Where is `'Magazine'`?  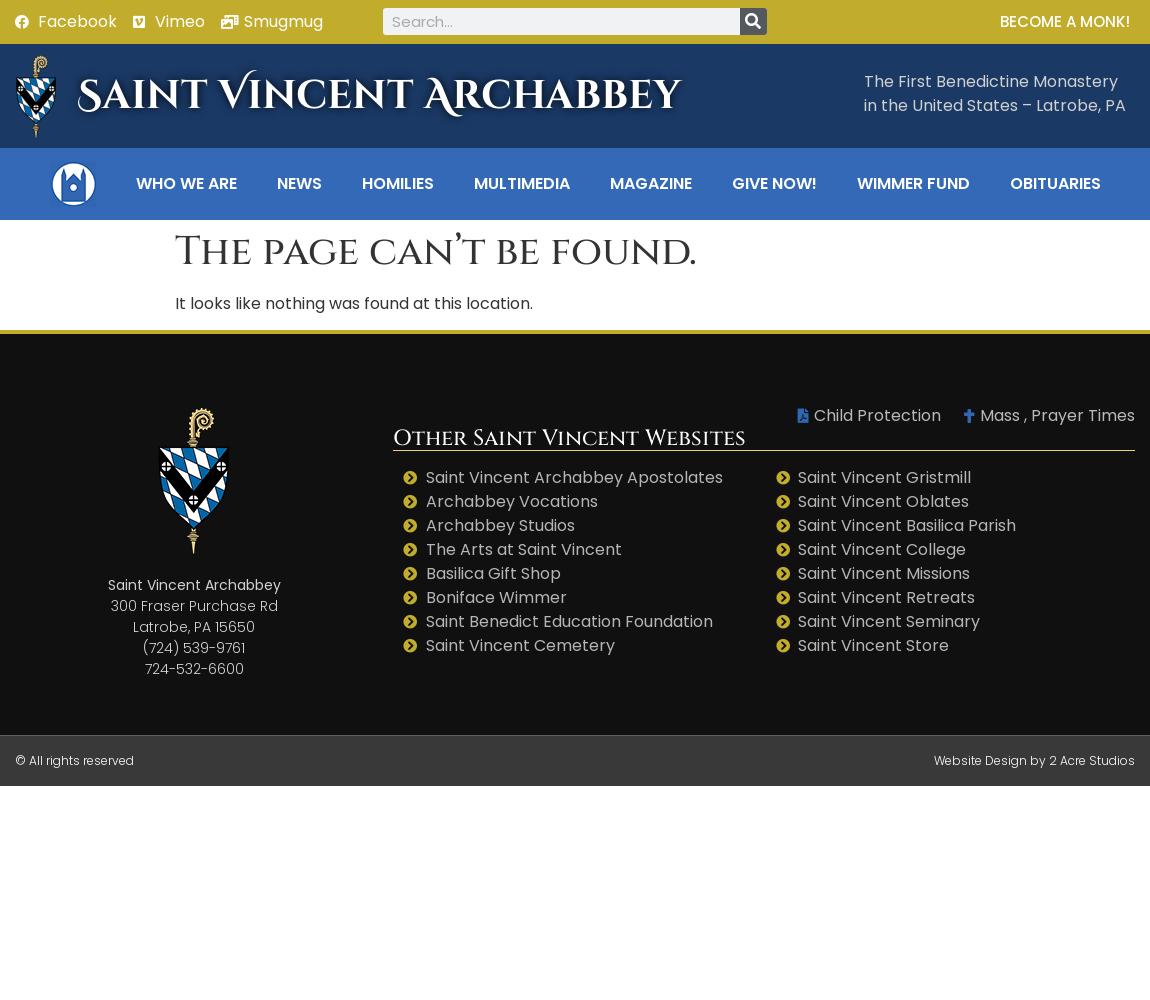 'Magazine' is located at coordinates (648, 183).